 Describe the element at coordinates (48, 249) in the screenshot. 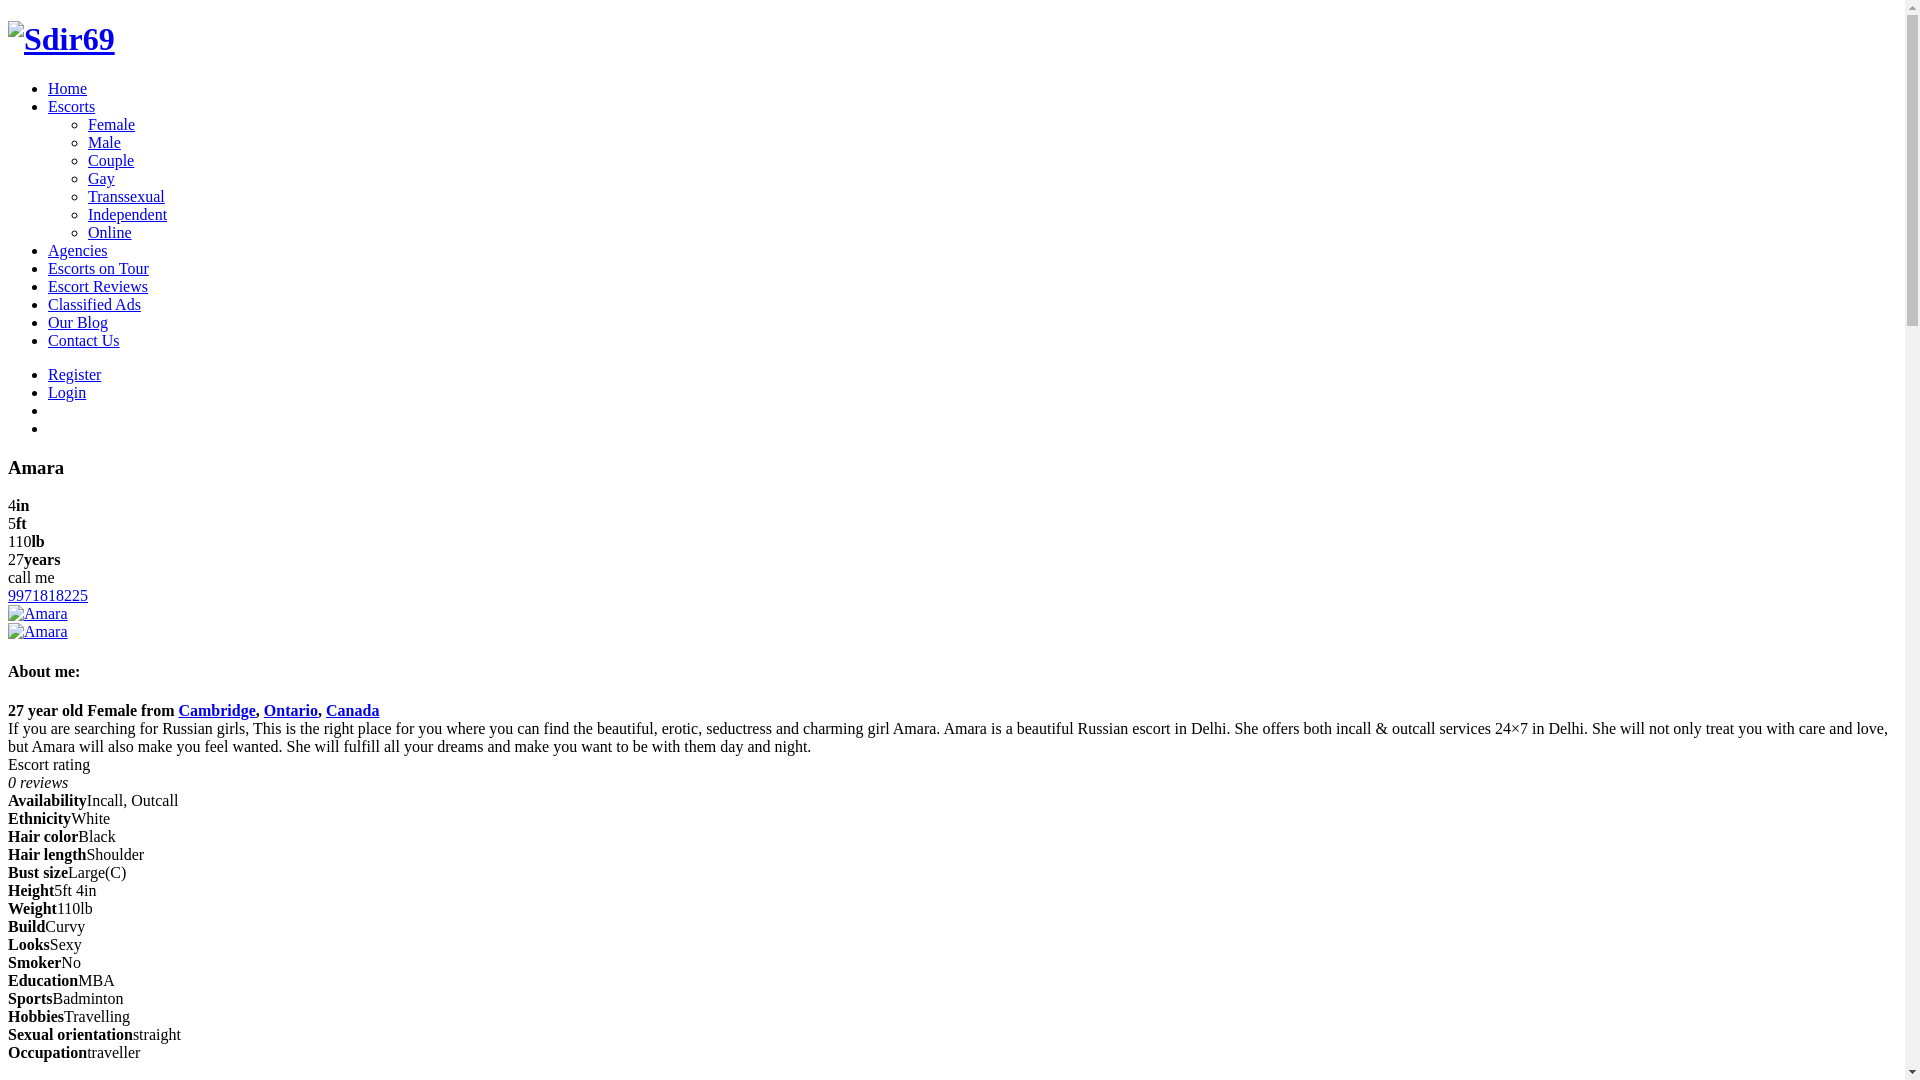

I see `'Agencies'` at that location.